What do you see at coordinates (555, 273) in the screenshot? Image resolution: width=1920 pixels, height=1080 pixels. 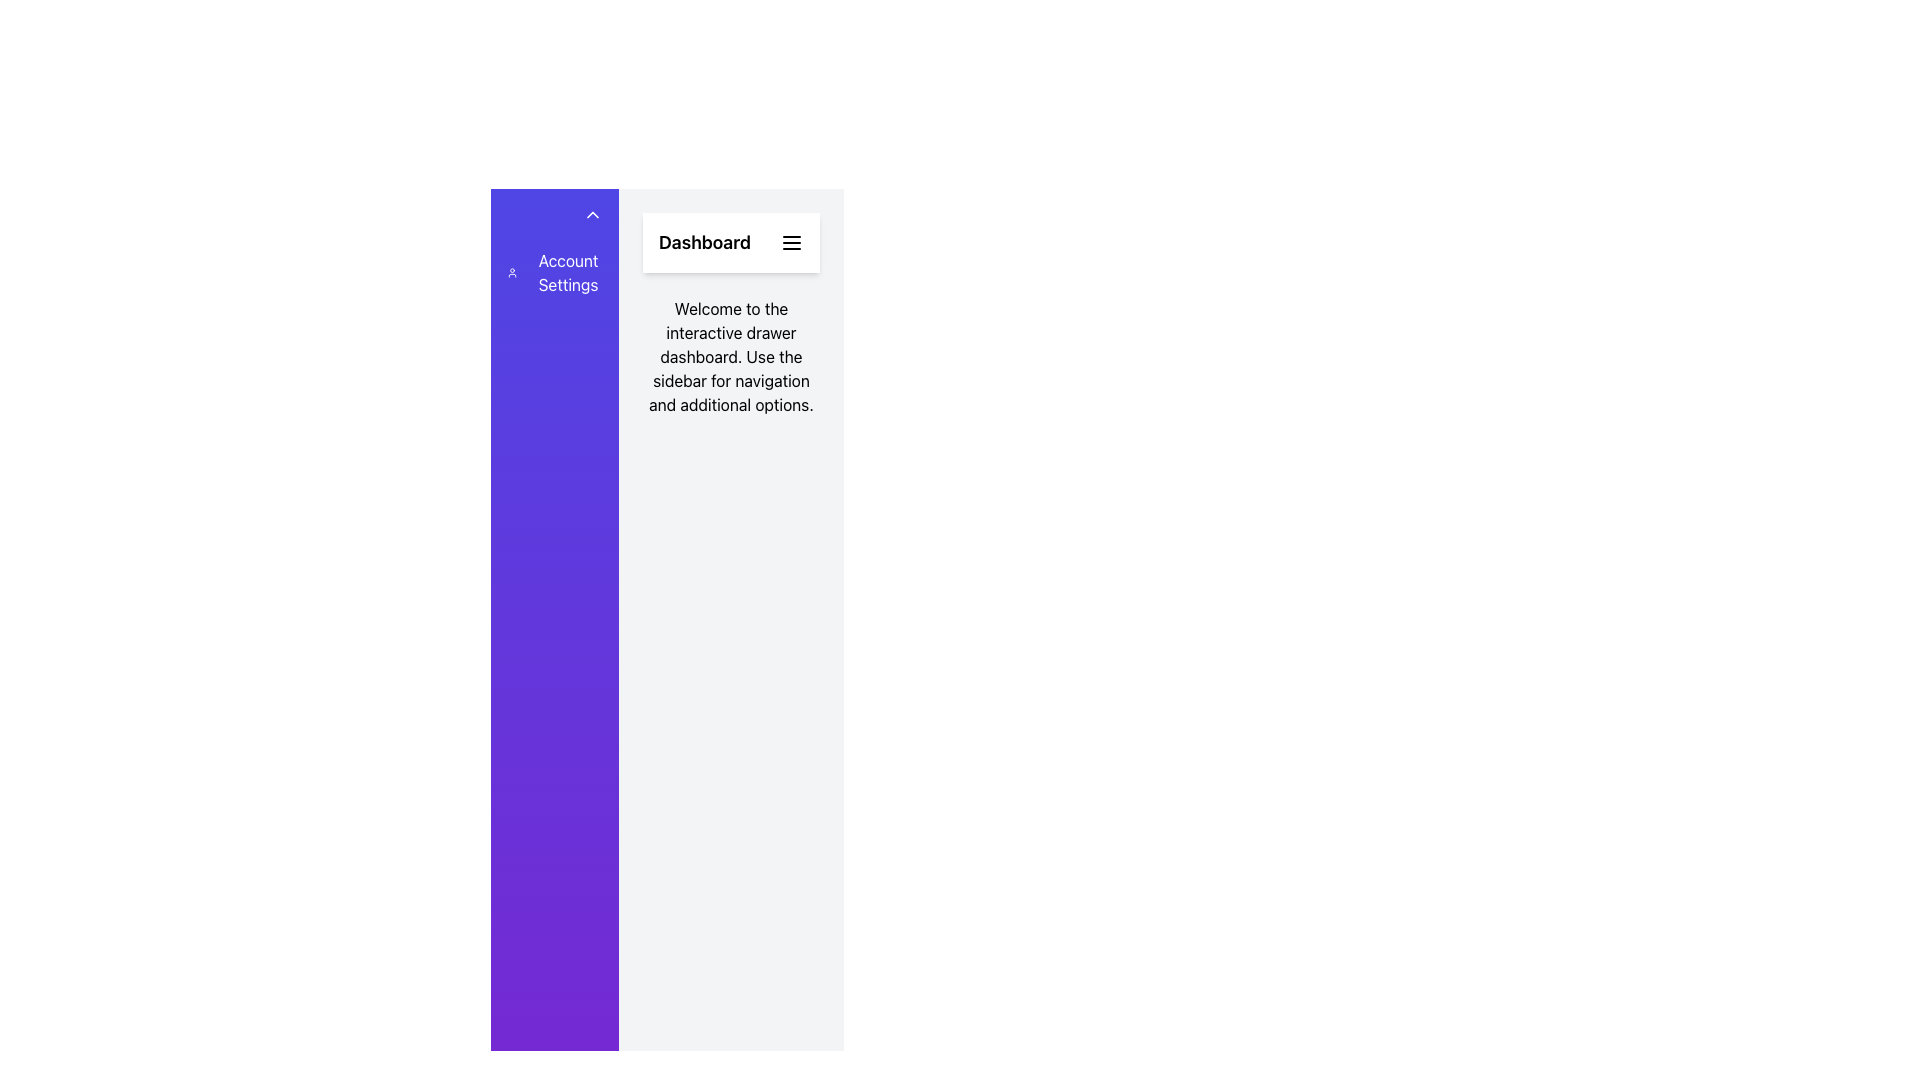 I see `the 'Account Settings' navigational button` at bounding box center [555, 273].